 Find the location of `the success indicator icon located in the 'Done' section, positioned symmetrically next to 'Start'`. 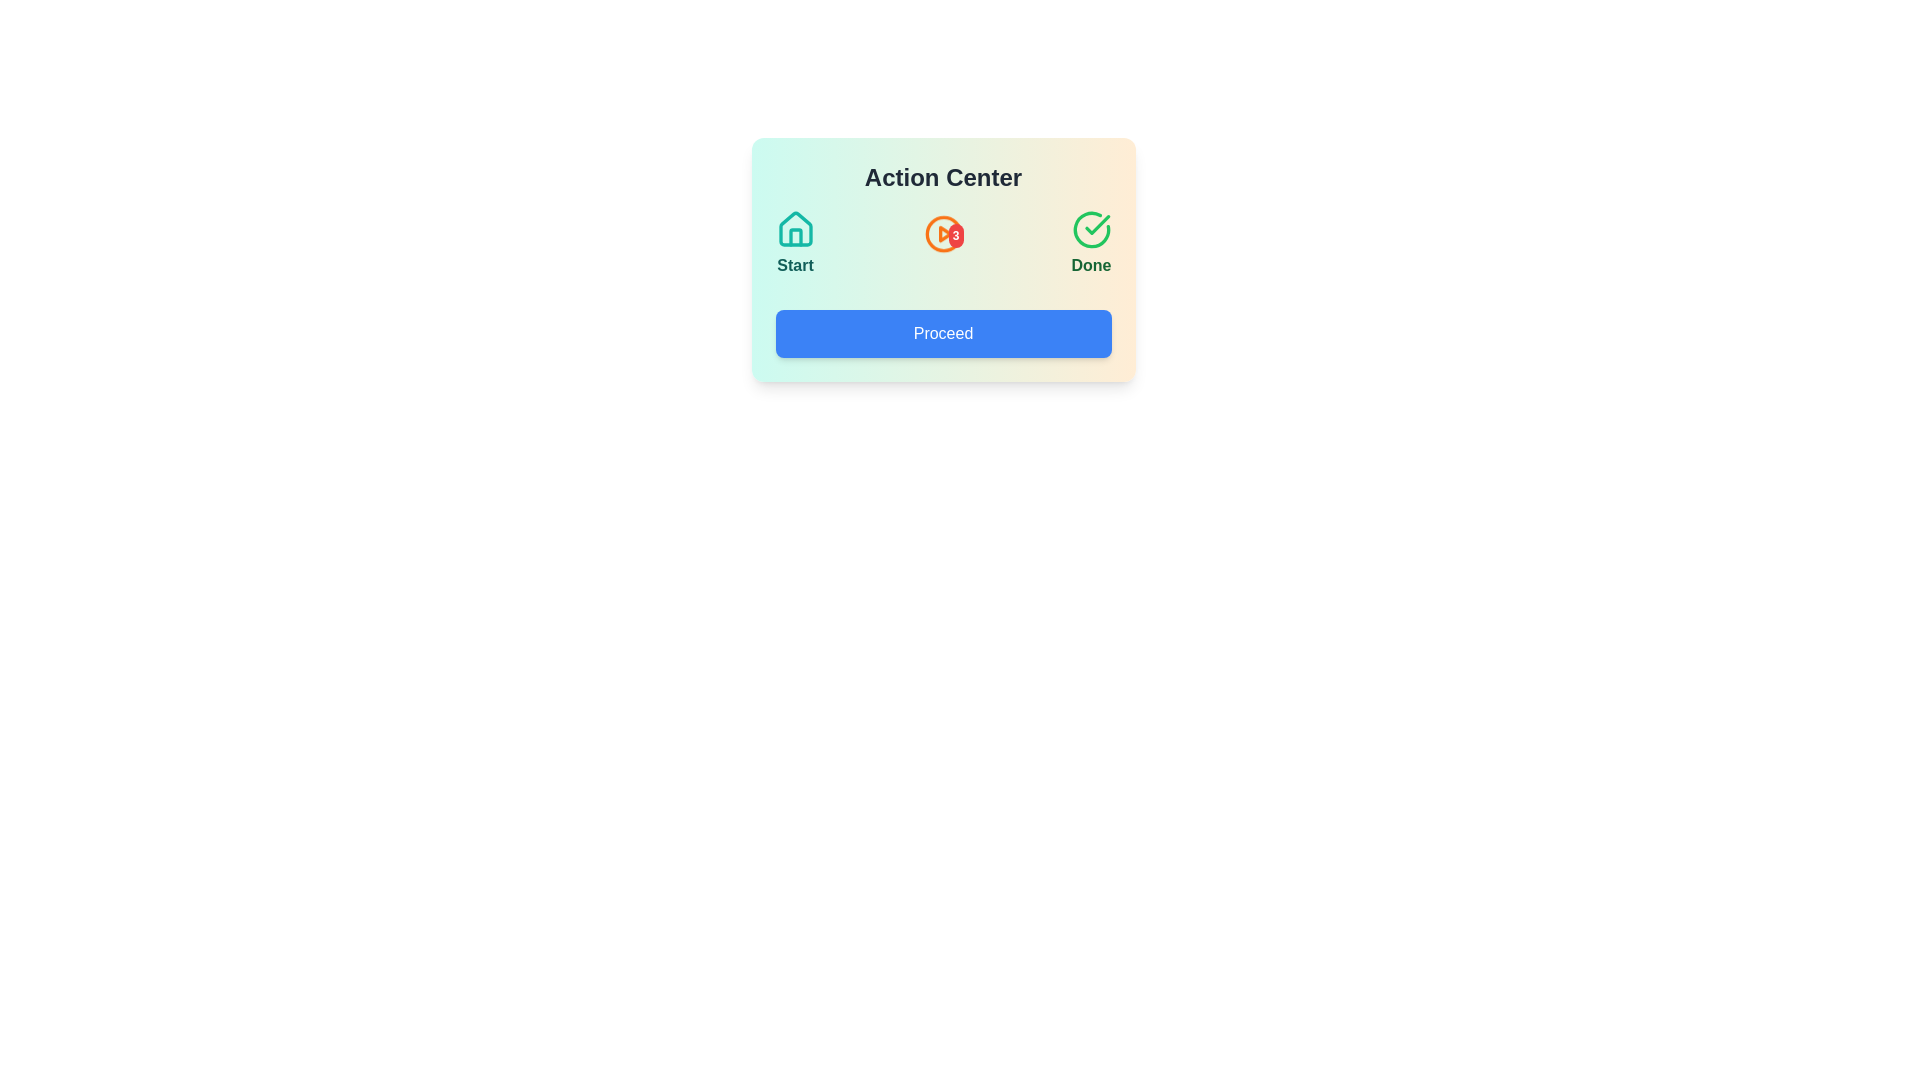

the success indicator icon located in the 'Done' section, positioned symmetrically next to 'Start' is located at coordinates (1090, 229).